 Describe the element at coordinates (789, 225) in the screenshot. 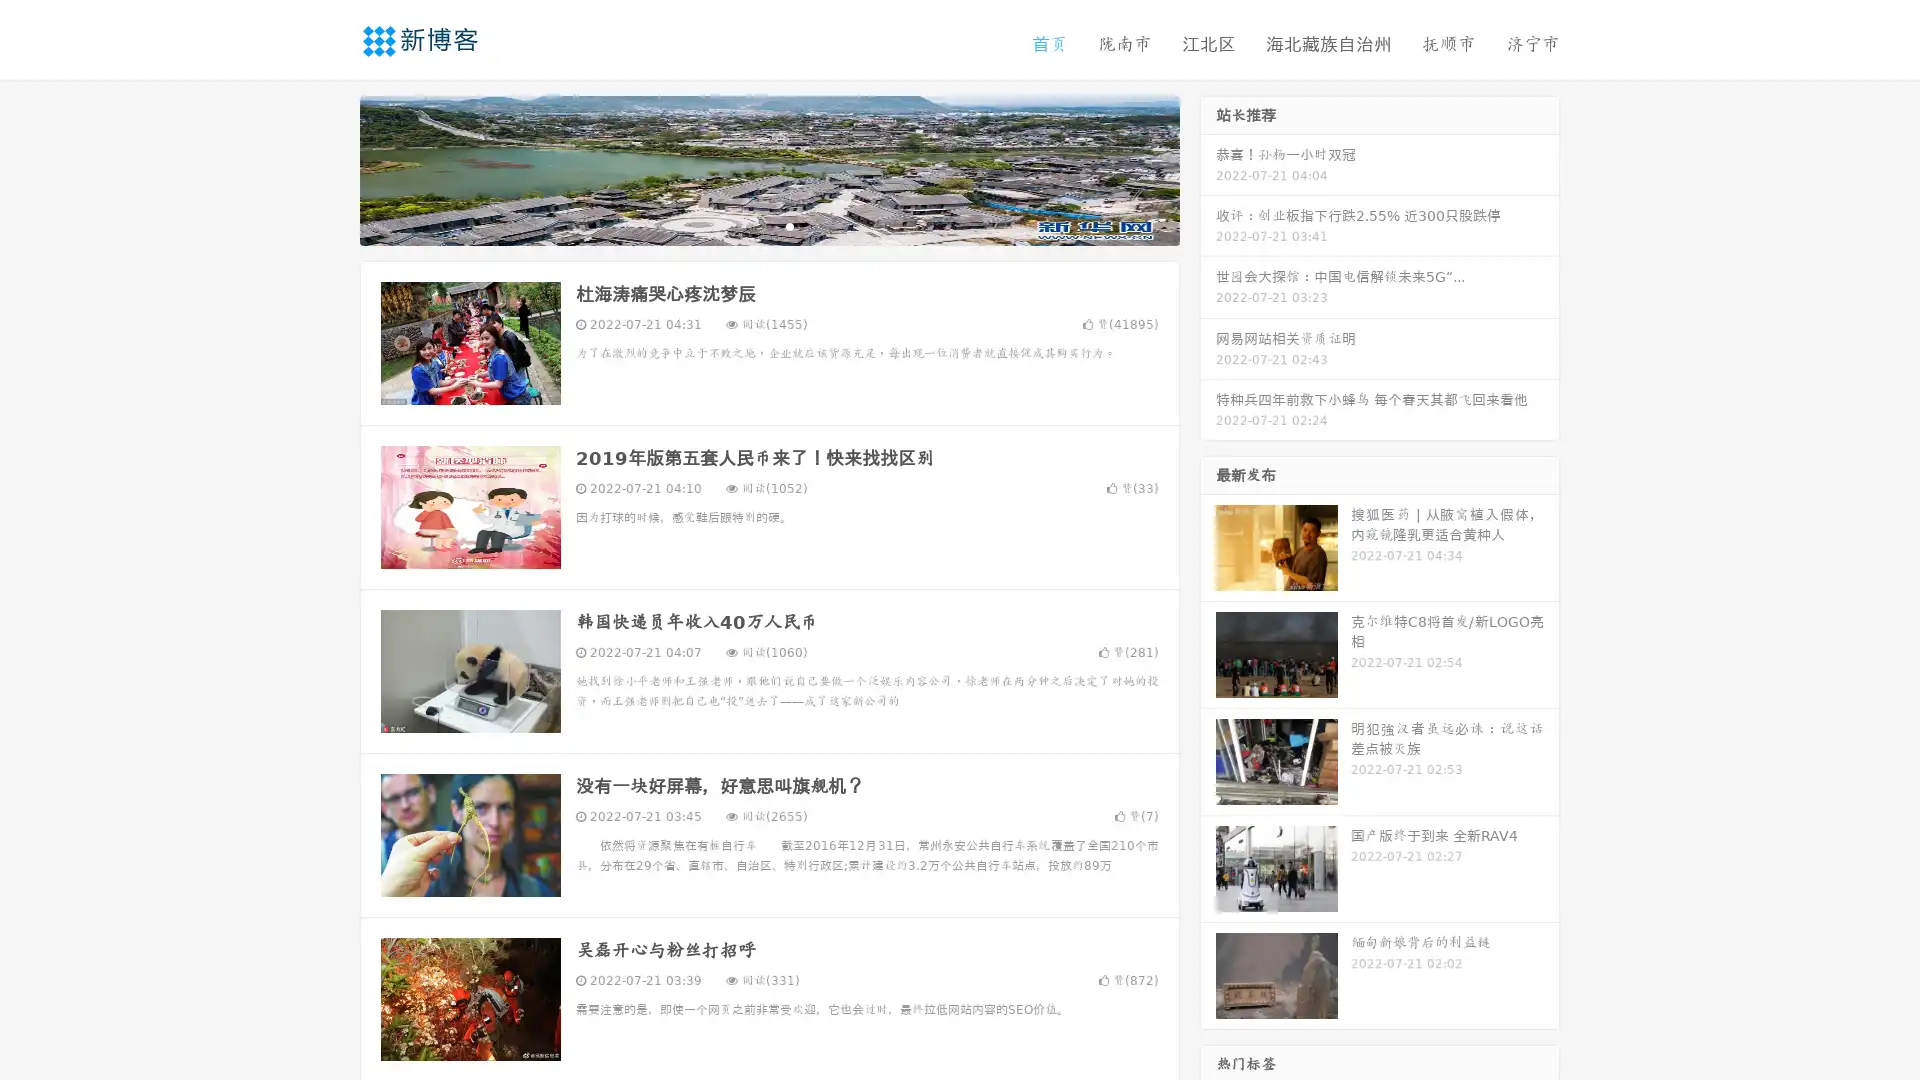

I see `Go to slide 3` at that location.